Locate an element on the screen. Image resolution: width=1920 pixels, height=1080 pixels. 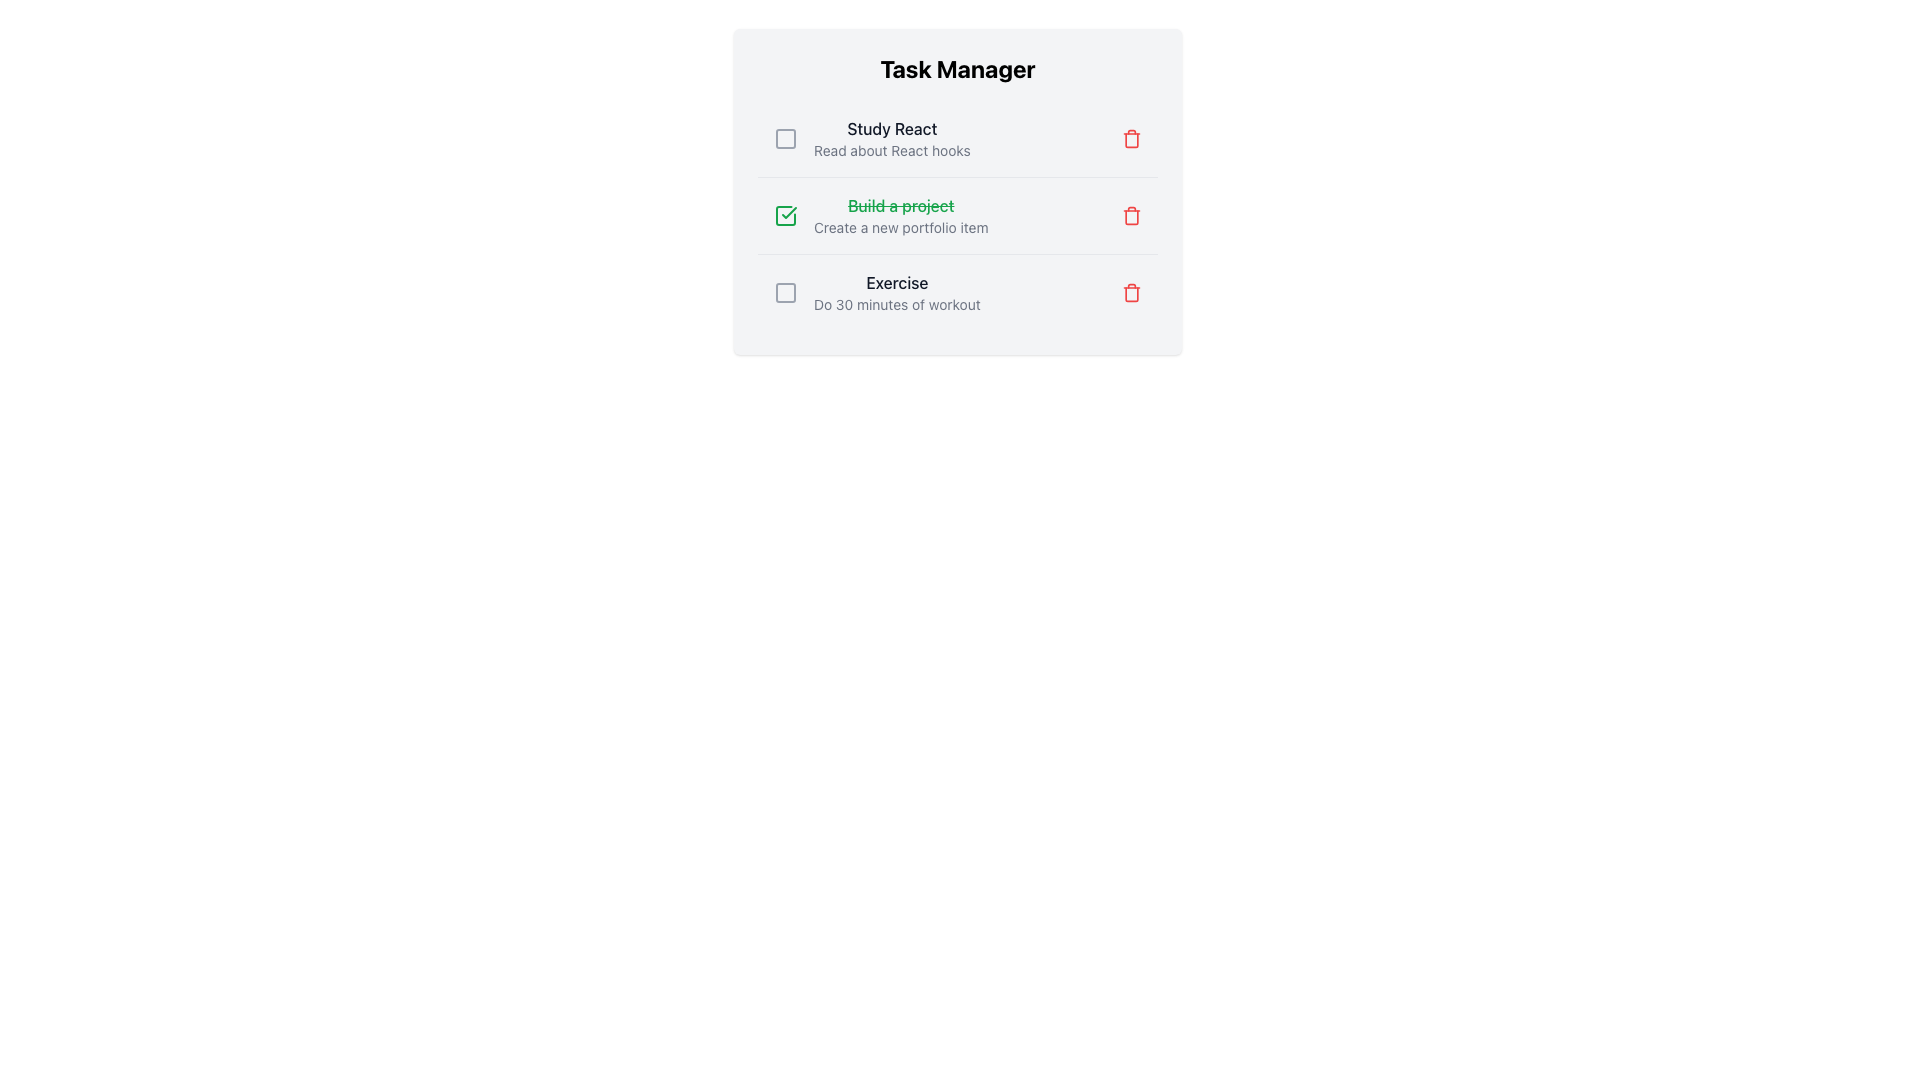
the third task row labeled 'Exercise' is located at coordinates (957, 292).